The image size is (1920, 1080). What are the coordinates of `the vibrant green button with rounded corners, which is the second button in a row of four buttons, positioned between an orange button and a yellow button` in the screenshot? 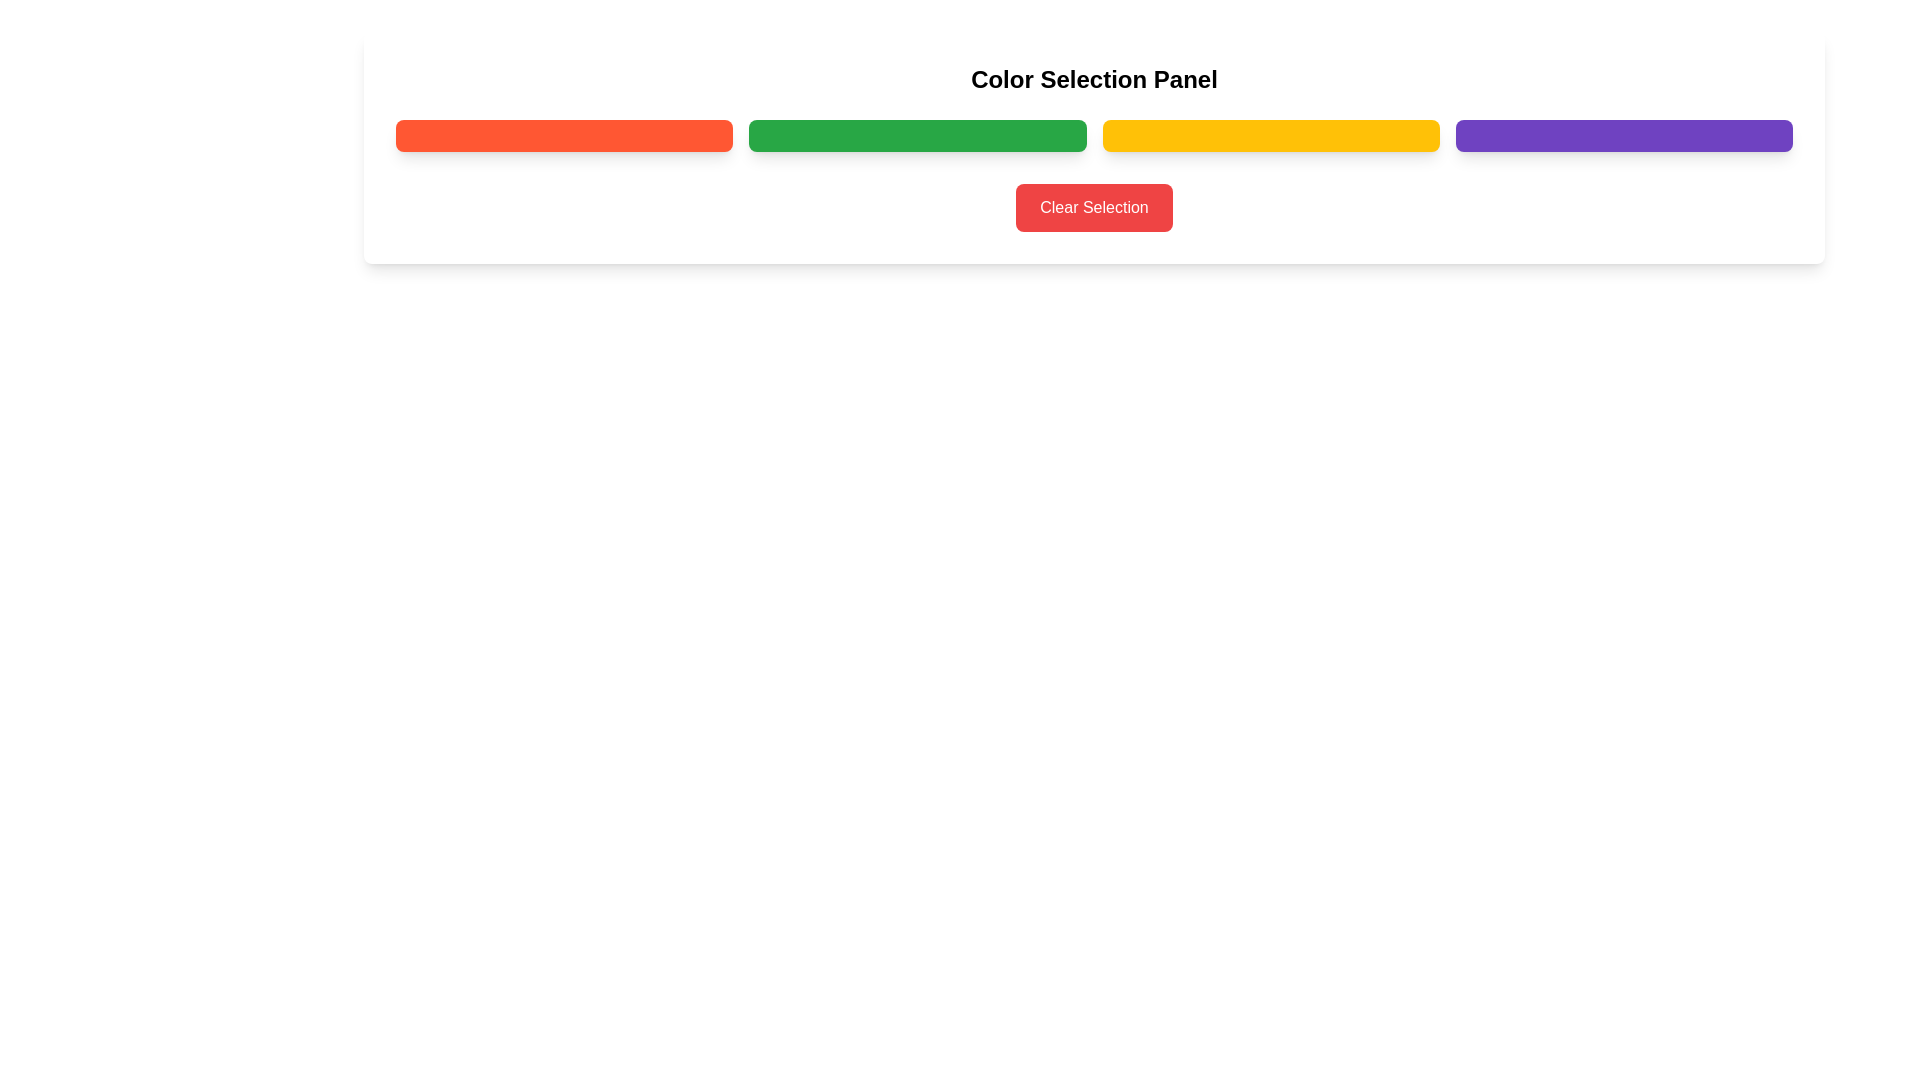 It's located at (916, 135).